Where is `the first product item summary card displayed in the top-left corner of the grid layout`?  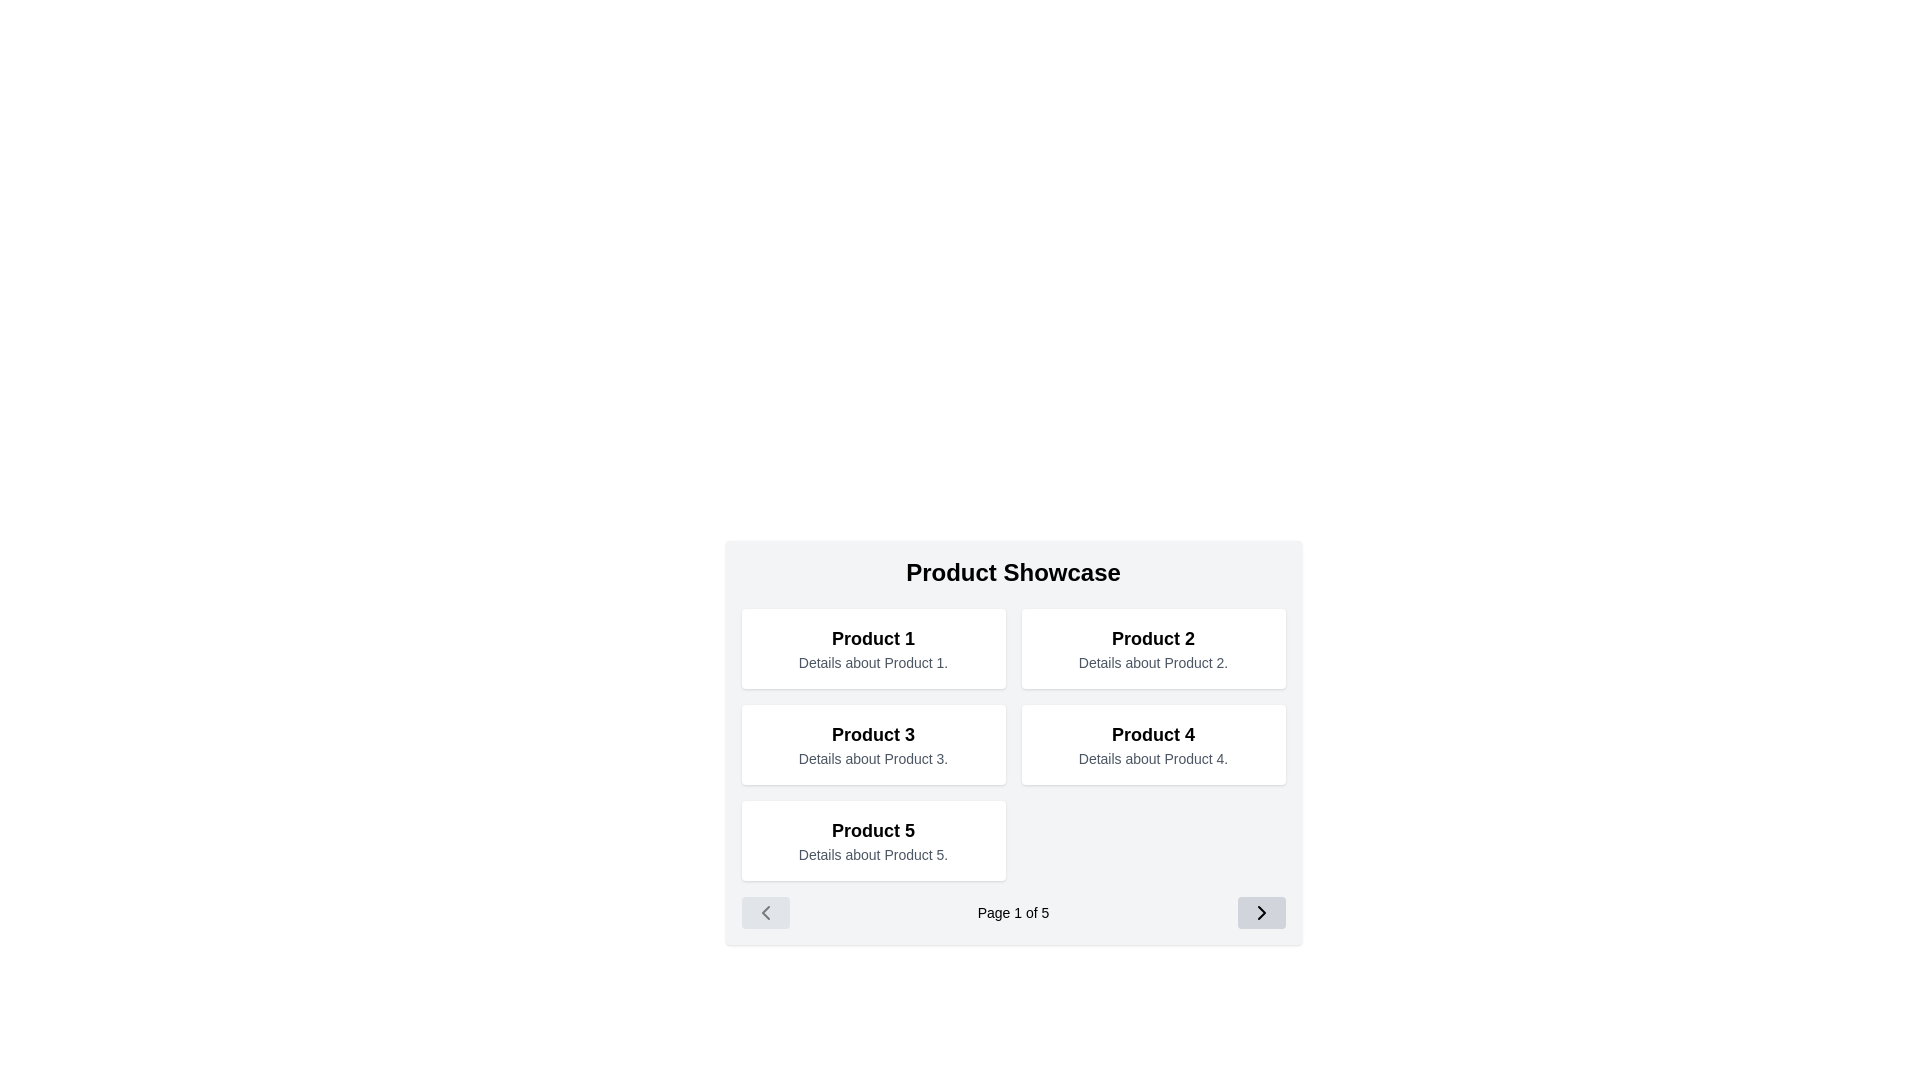
the first product item summary card displayed in the top-left corner of the grid layout is located at coordinates (873, 648).